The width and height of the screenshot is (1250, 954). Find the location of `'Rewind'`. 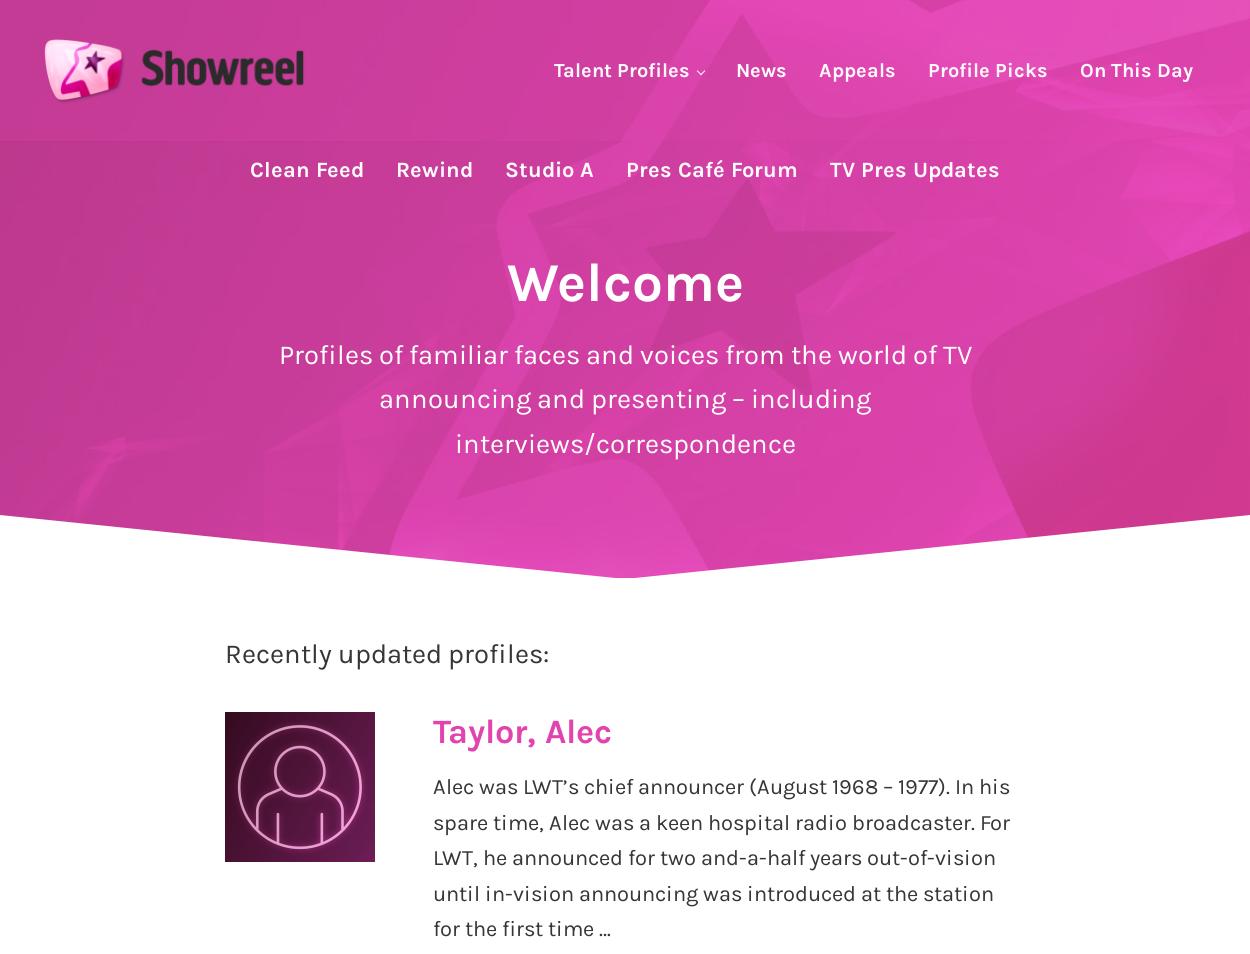

'Rewind' is located at coordinates (434, 169).